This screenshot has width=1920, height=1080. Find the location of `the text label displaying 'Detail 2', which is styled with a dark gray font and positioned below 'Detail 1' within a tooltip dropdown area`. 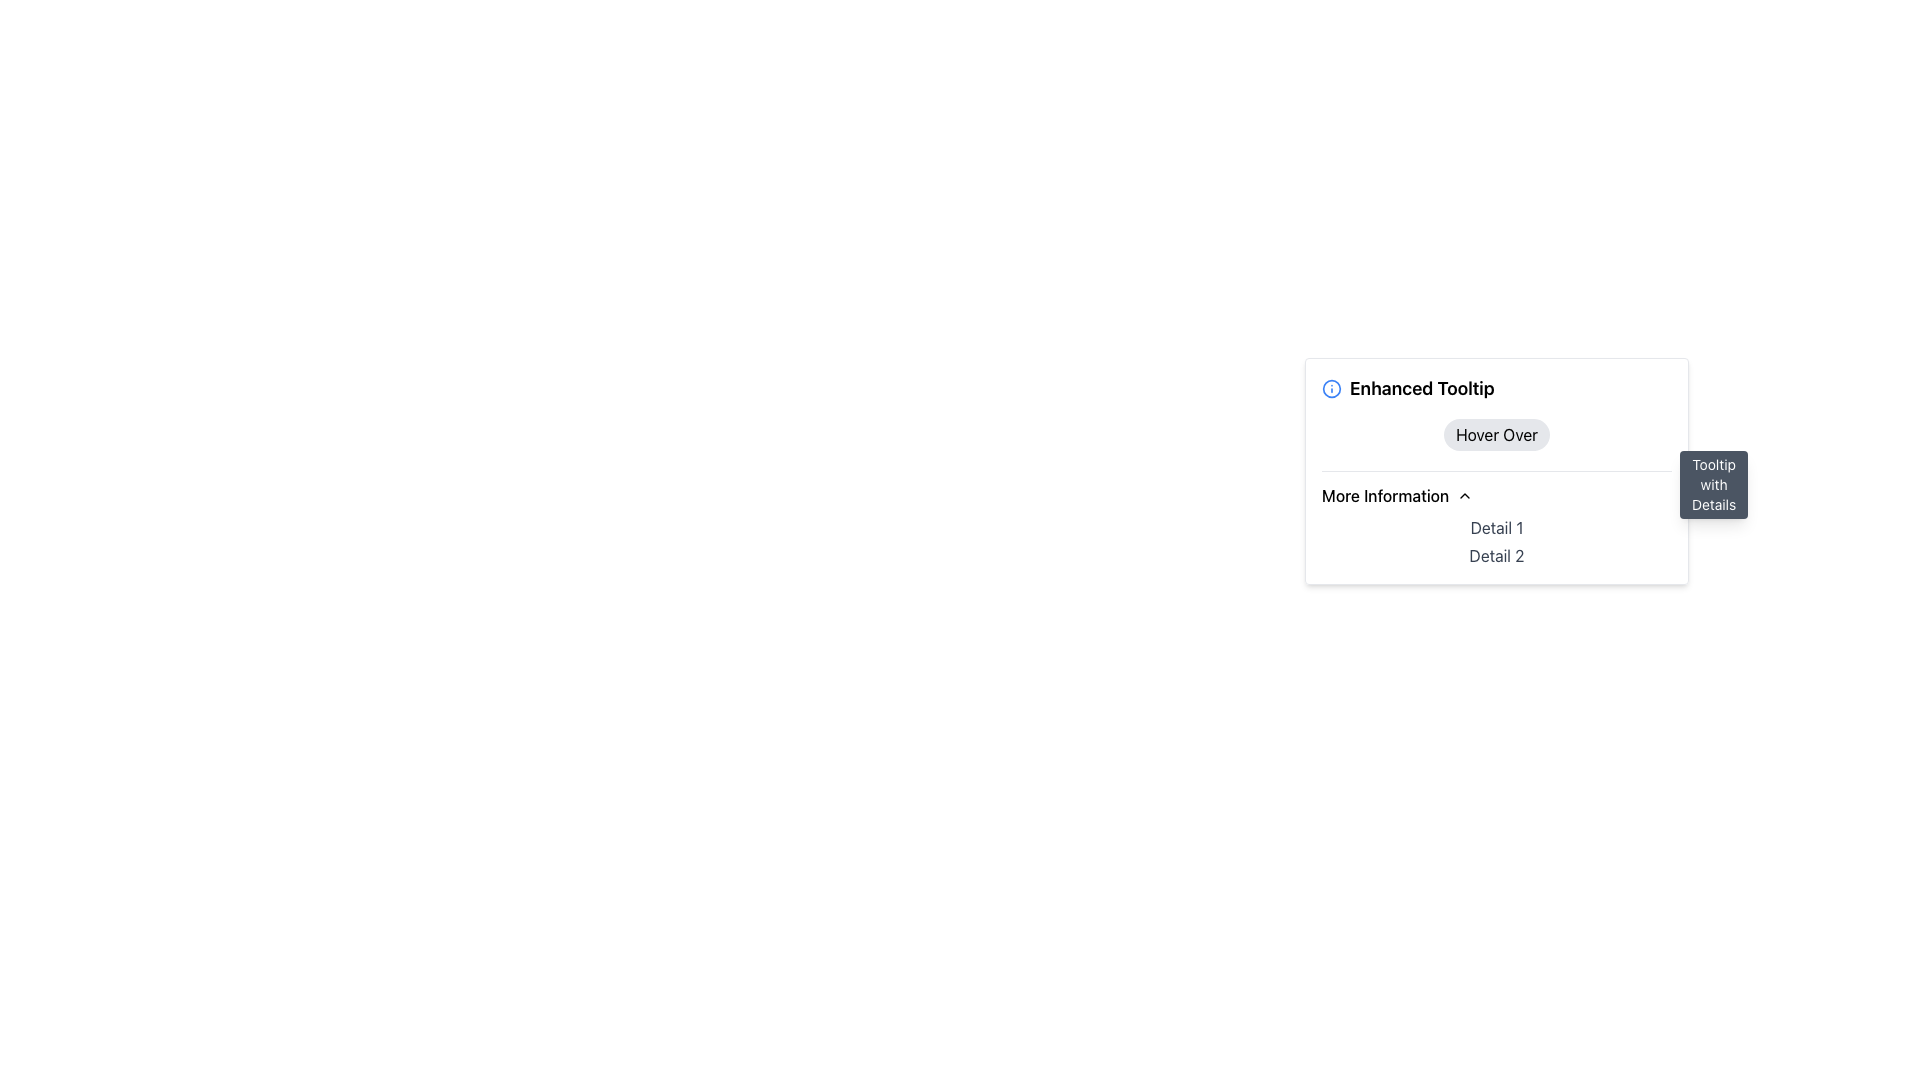

the text label displaying 'Detail 2', which is styled with a dark gray font and positioned below 'Detail 1' within a tooltip dropdown area is located at coordinates (1497, 555).